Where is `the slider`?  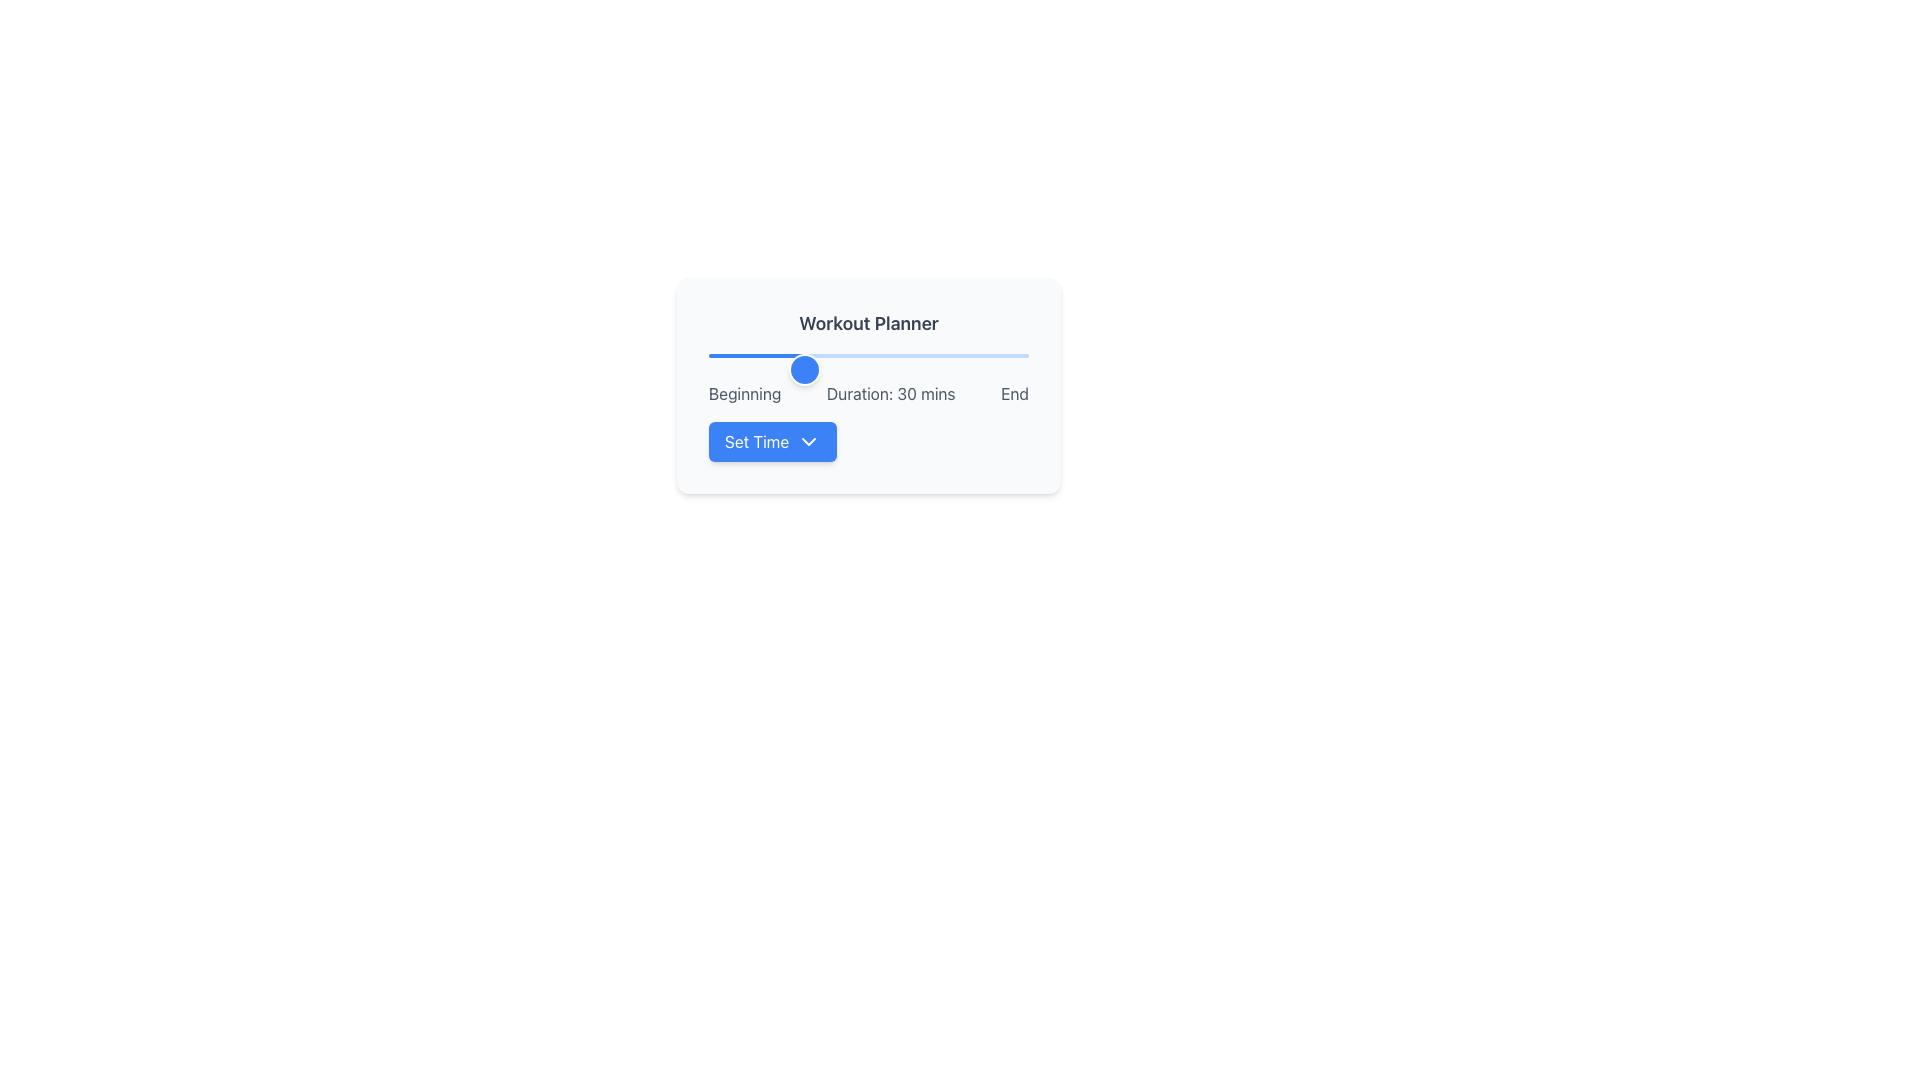 the slider is located at coordinates (801, 353).